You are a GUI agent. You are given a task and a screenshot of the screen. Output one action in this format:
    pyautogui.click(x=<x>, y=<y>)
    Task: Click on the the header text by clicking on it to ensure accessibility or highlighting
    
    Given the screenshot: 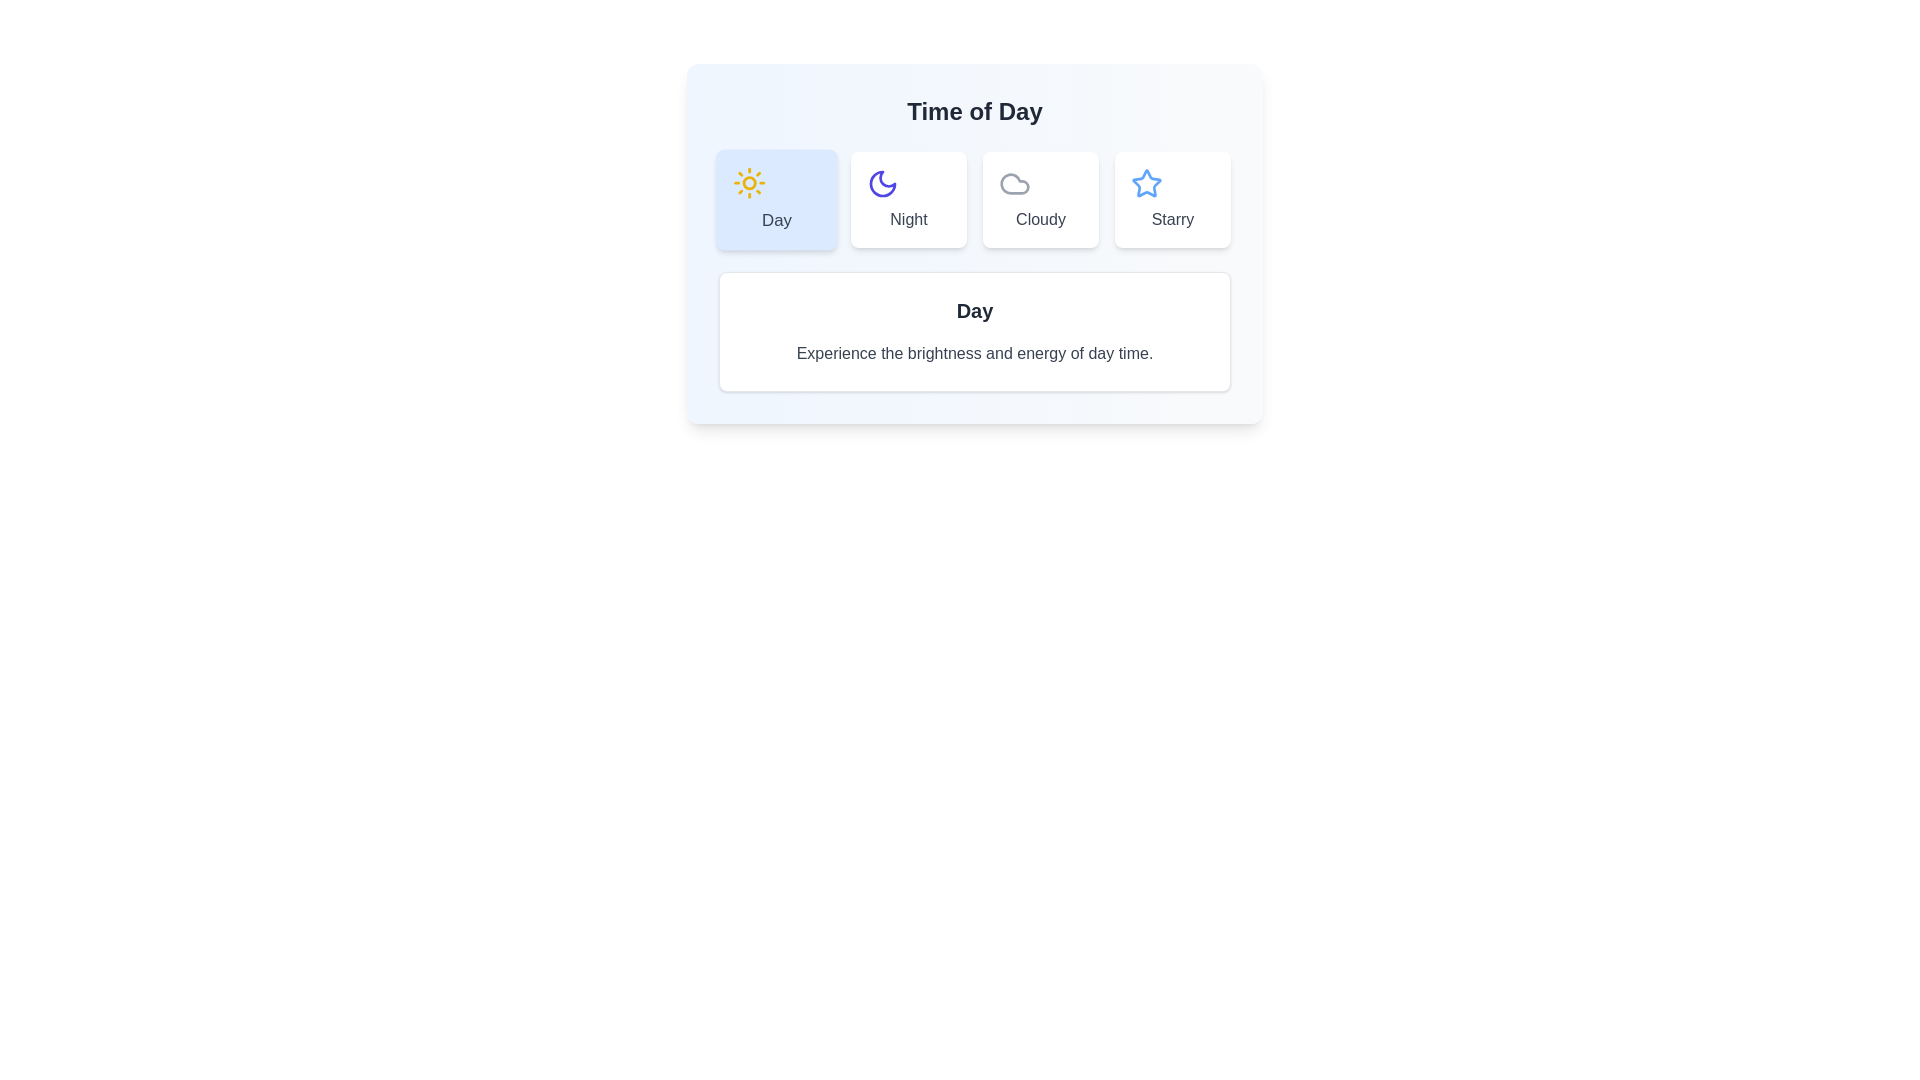 What is the action you would take?
    pyautogui.click(x=974, y=111)
    